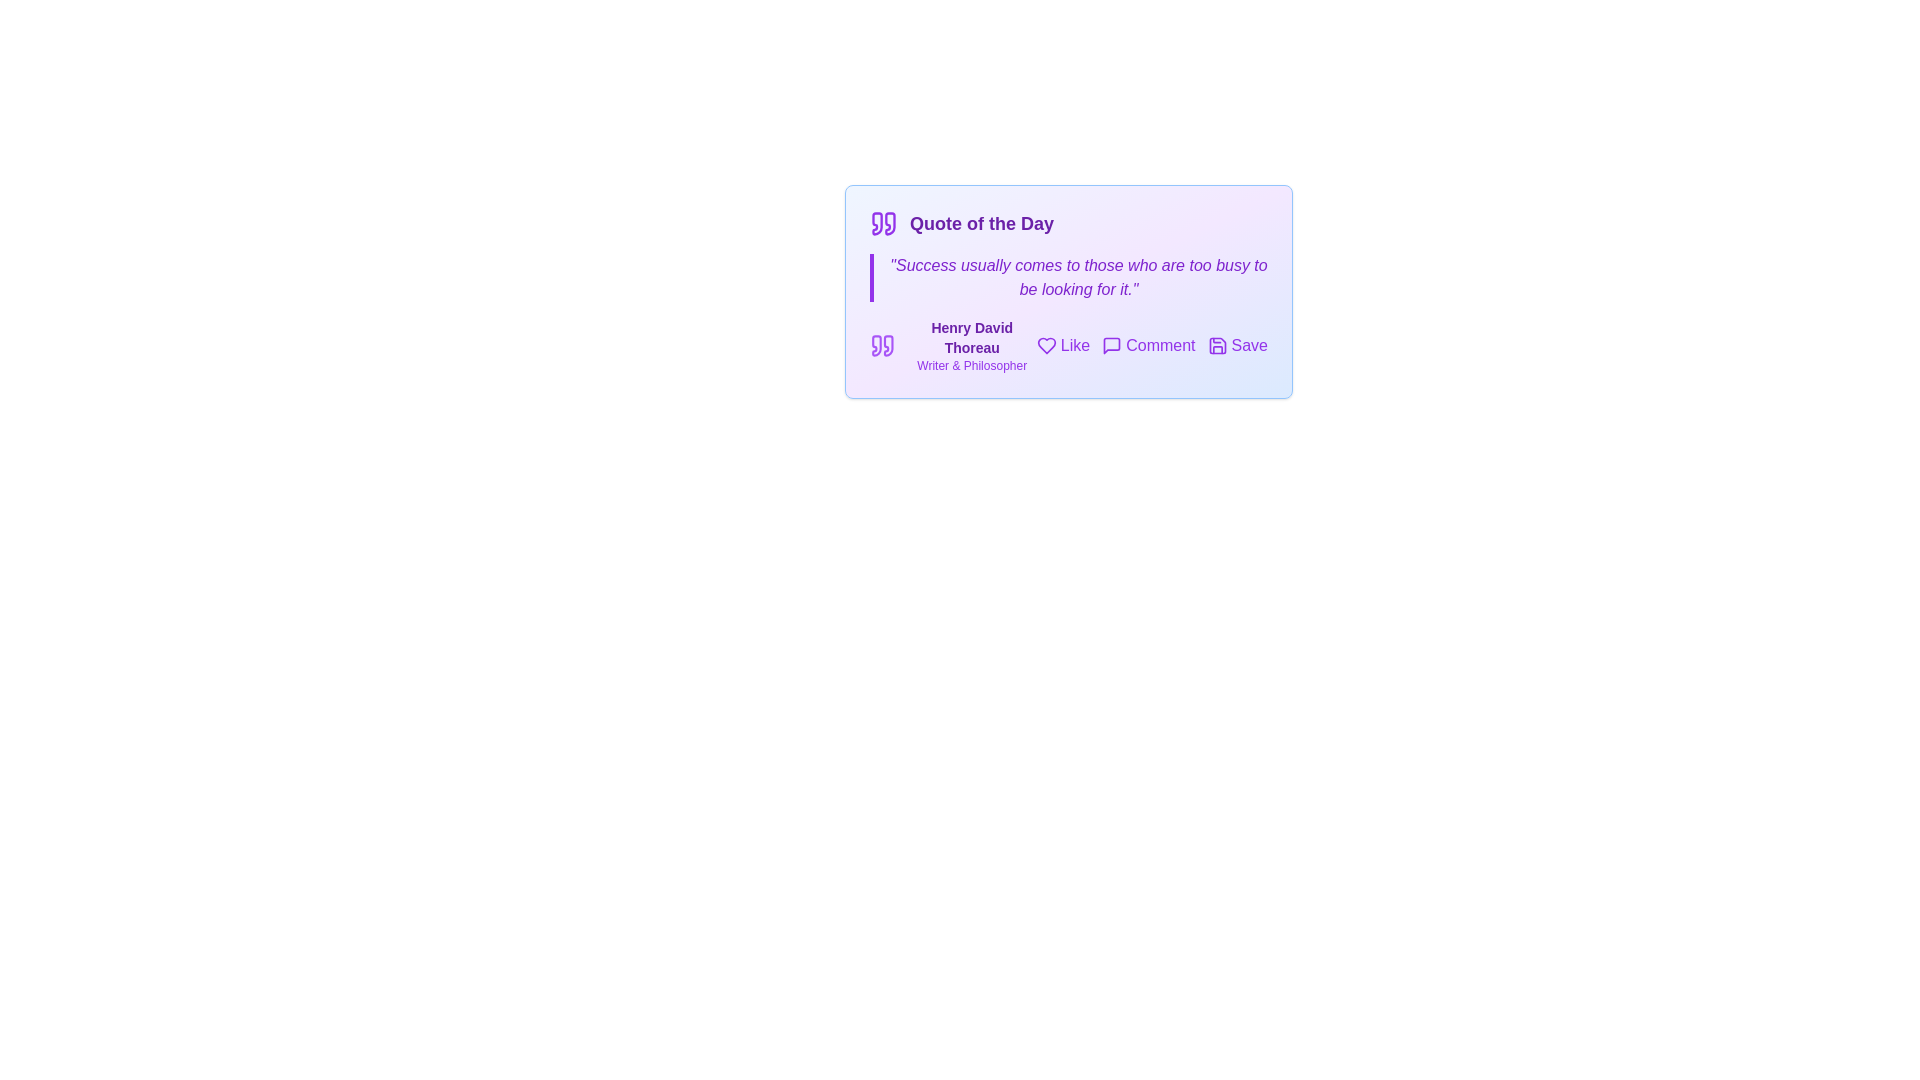  What do you see at coordinates (1074, 345) in the screenshot?
I see `the Text label that indicates the purpose of the associated interactive heart icon` at bounding box center [1074, 345].